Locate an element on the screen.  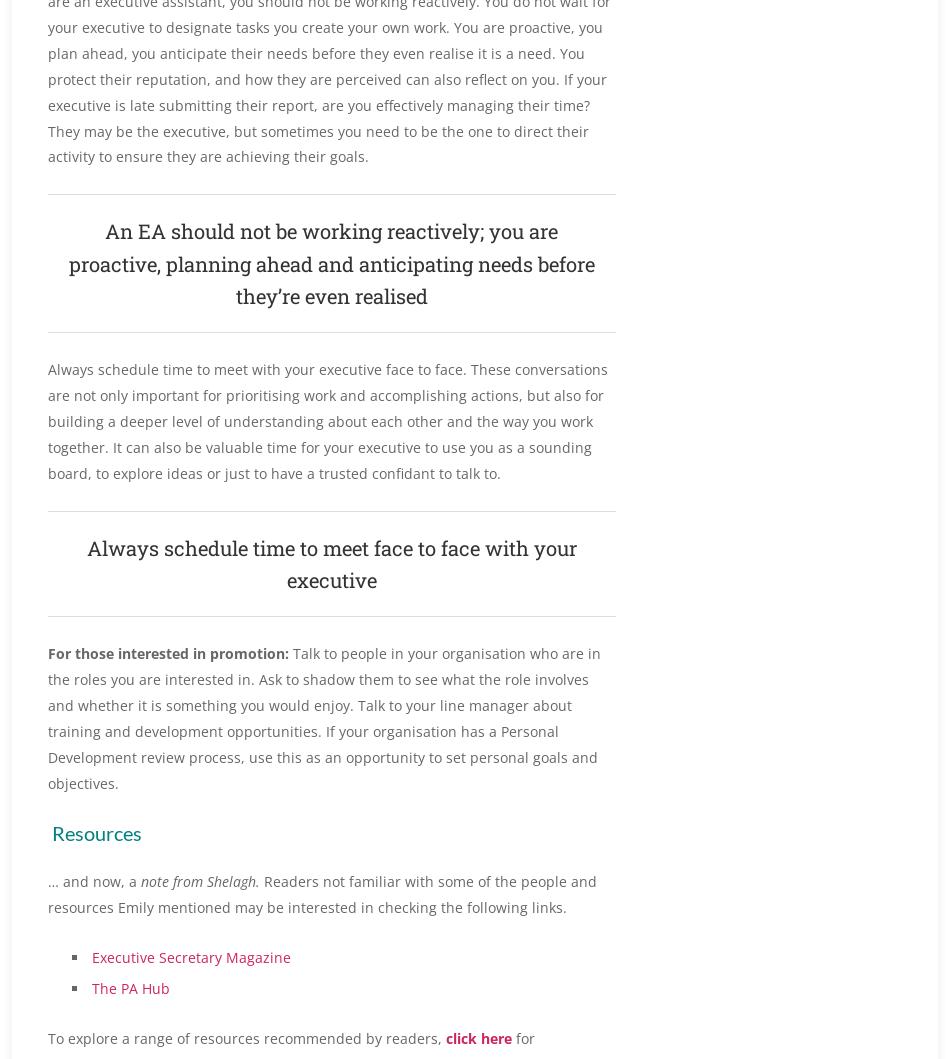
'Resources' is located at coordinates (96, 830).